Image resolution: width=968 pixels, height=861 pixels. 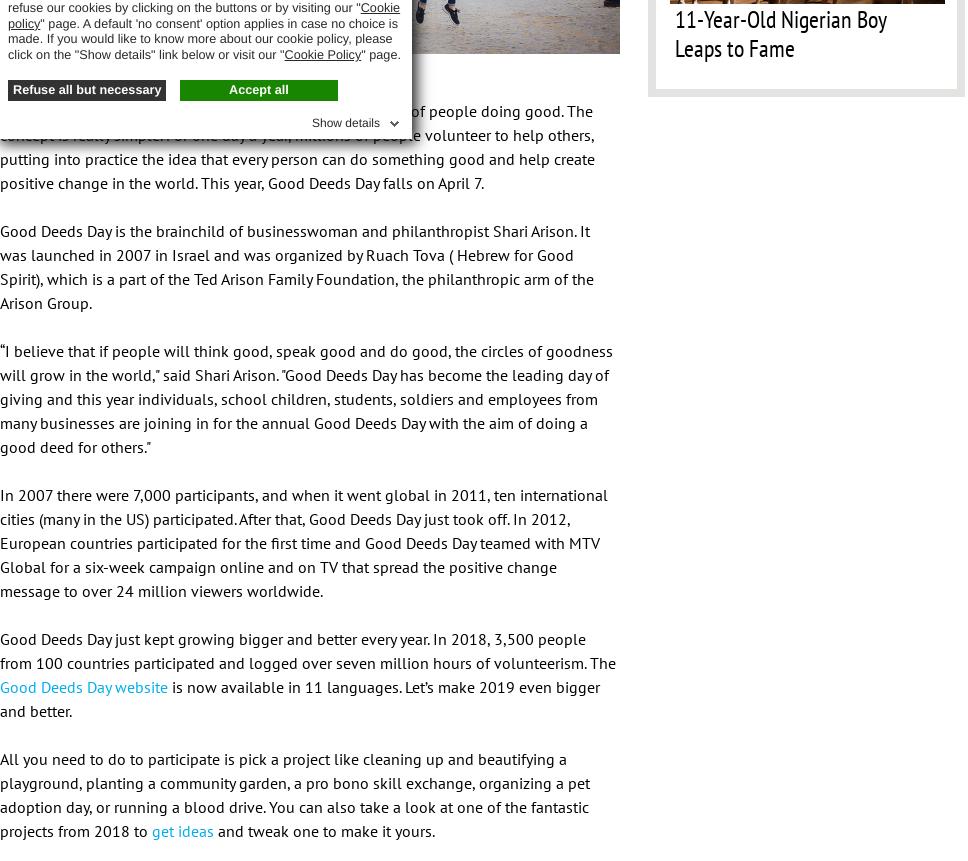 I want to click on 'get ideas', so click(x=150, y=829).